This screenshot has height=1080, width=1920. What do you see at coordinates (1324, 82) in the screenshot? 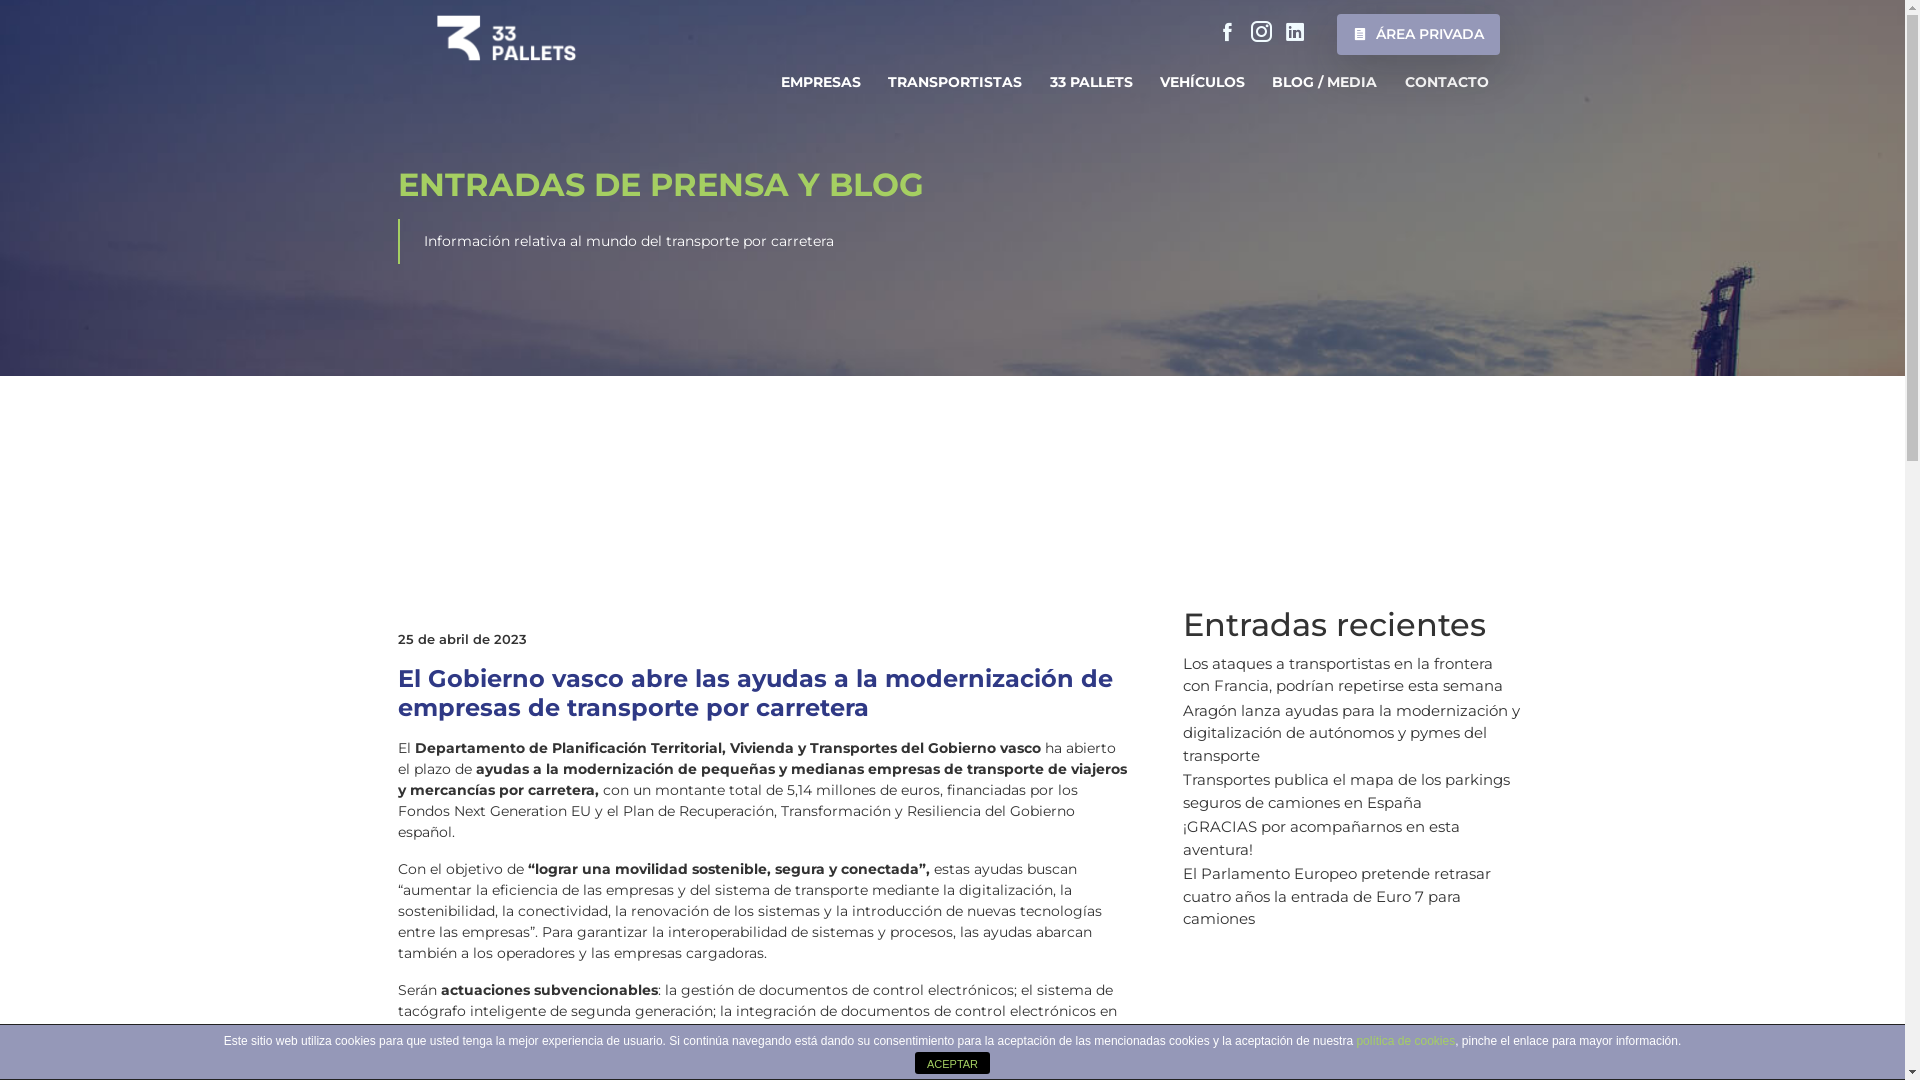
I see `'BLOG / MEDIA'` at bounding box center [1324, 82].